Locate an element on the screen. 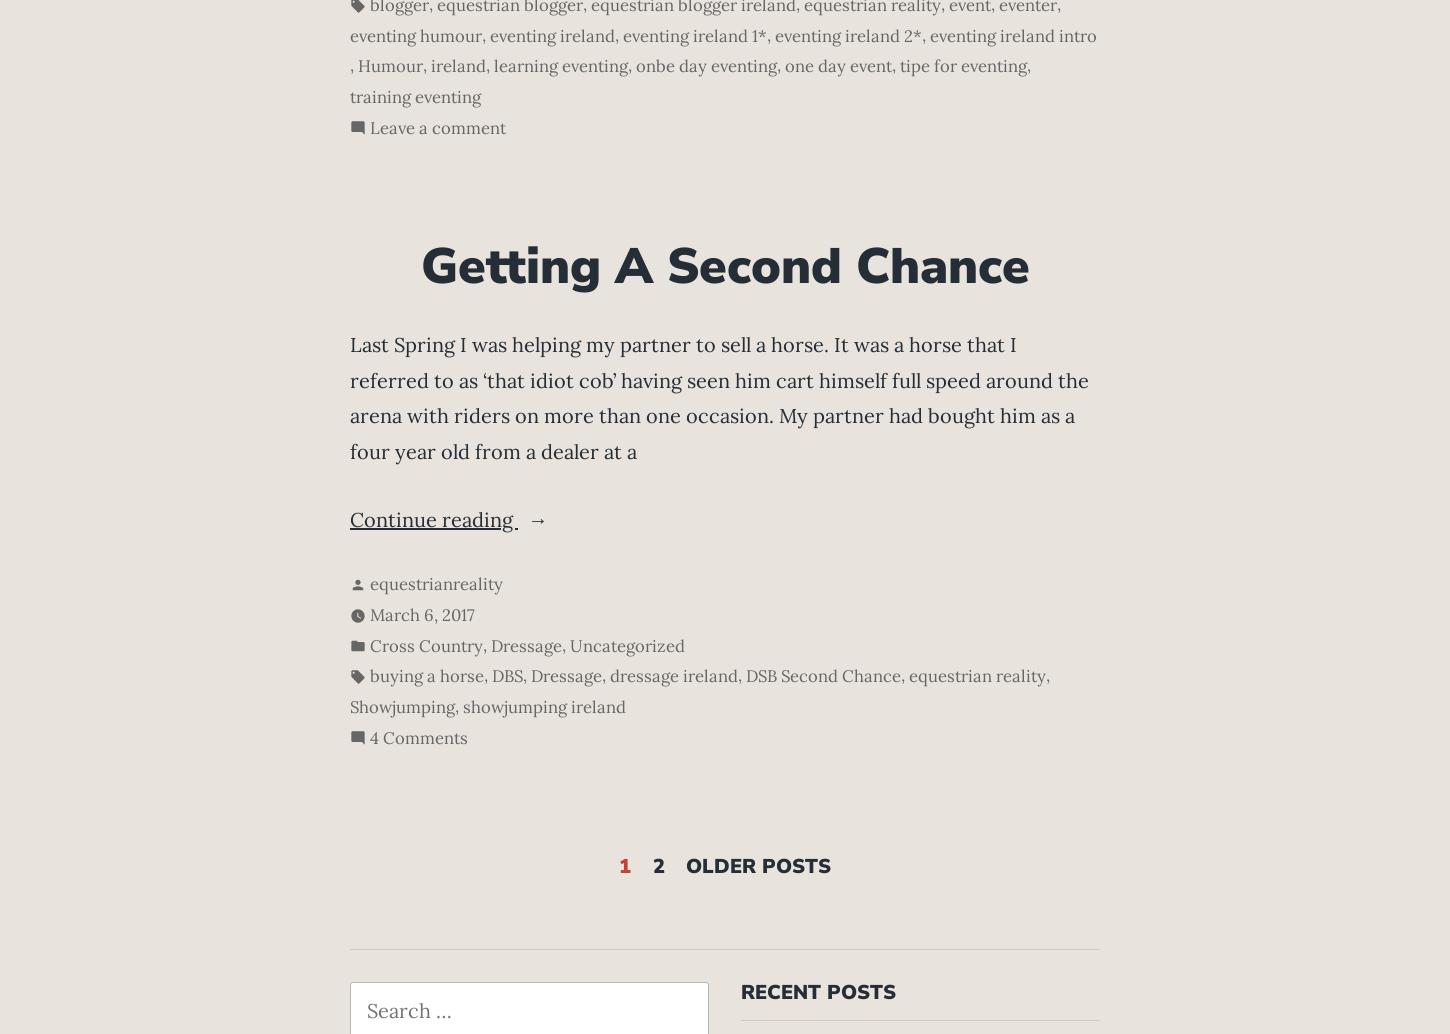 The image size is (1450, 1034). 'tipe for eventing' is located at coordinates (962, 65).